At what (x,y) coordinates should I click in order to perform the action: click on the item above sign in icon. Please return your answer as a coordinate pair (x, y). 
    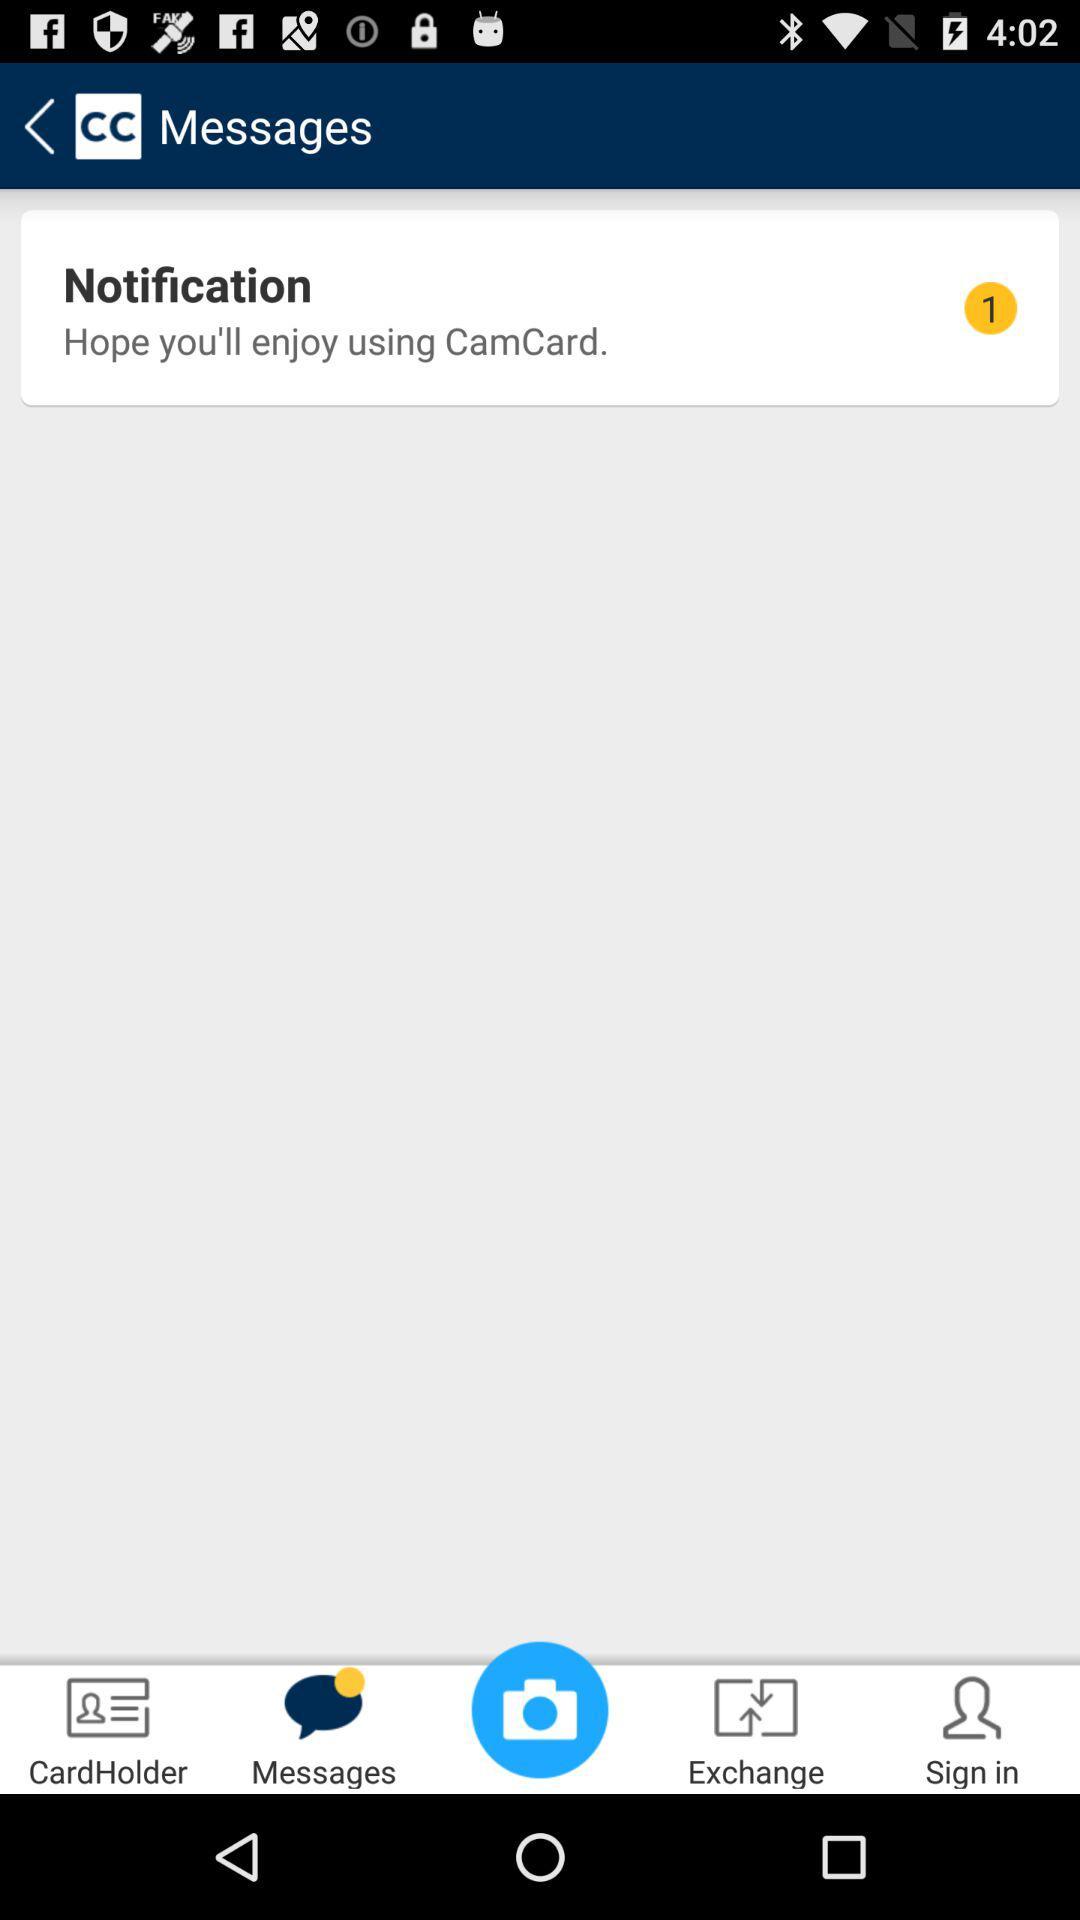
    Looking at the image, I should click on (990, 307).